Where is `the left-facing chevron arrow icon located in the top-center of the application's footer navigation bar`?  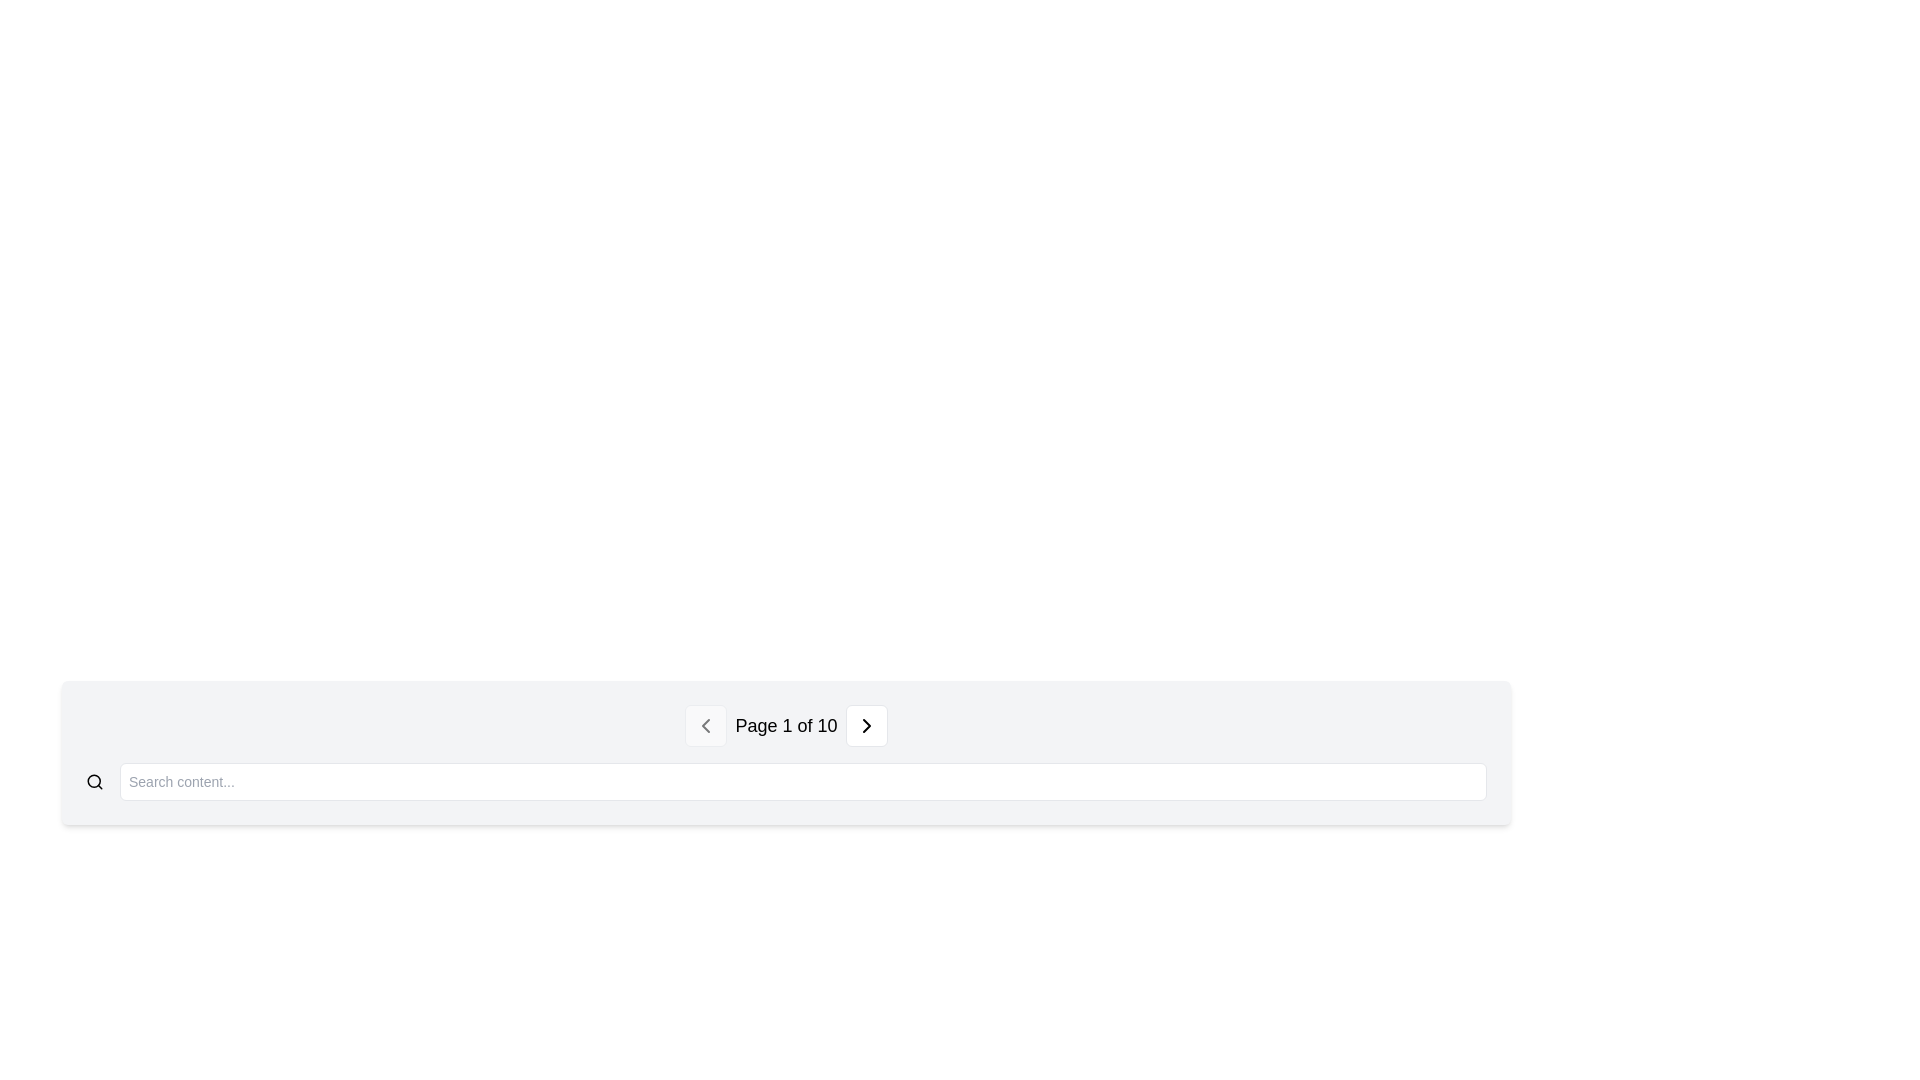 the left-facing chevron arrow icon located in the top-center of the application's footer navigation bar is located at coordinates (706, 725).